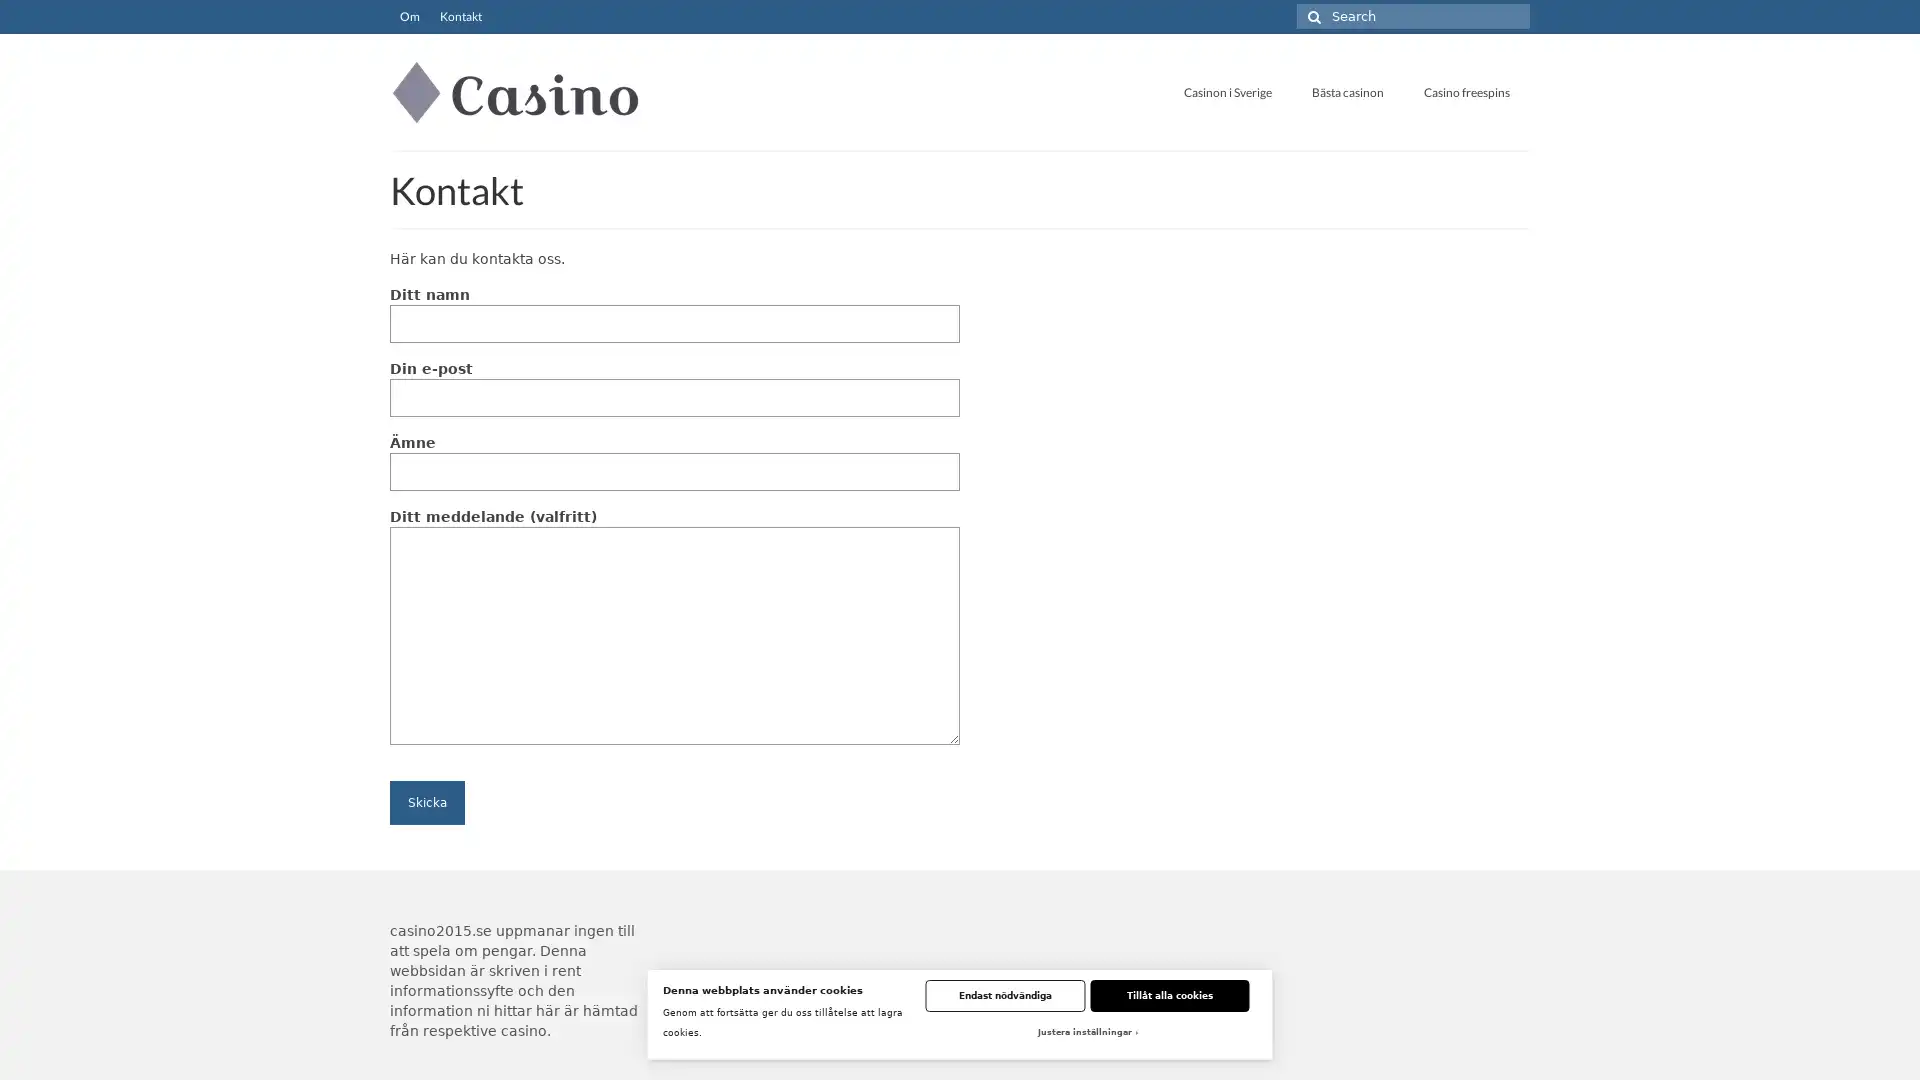 The height and width of the screenshot is (1080, 1920). Describe the element at coordinates (1169, 995) in the screenshot. I see `Tillat alla cookies` at that location.